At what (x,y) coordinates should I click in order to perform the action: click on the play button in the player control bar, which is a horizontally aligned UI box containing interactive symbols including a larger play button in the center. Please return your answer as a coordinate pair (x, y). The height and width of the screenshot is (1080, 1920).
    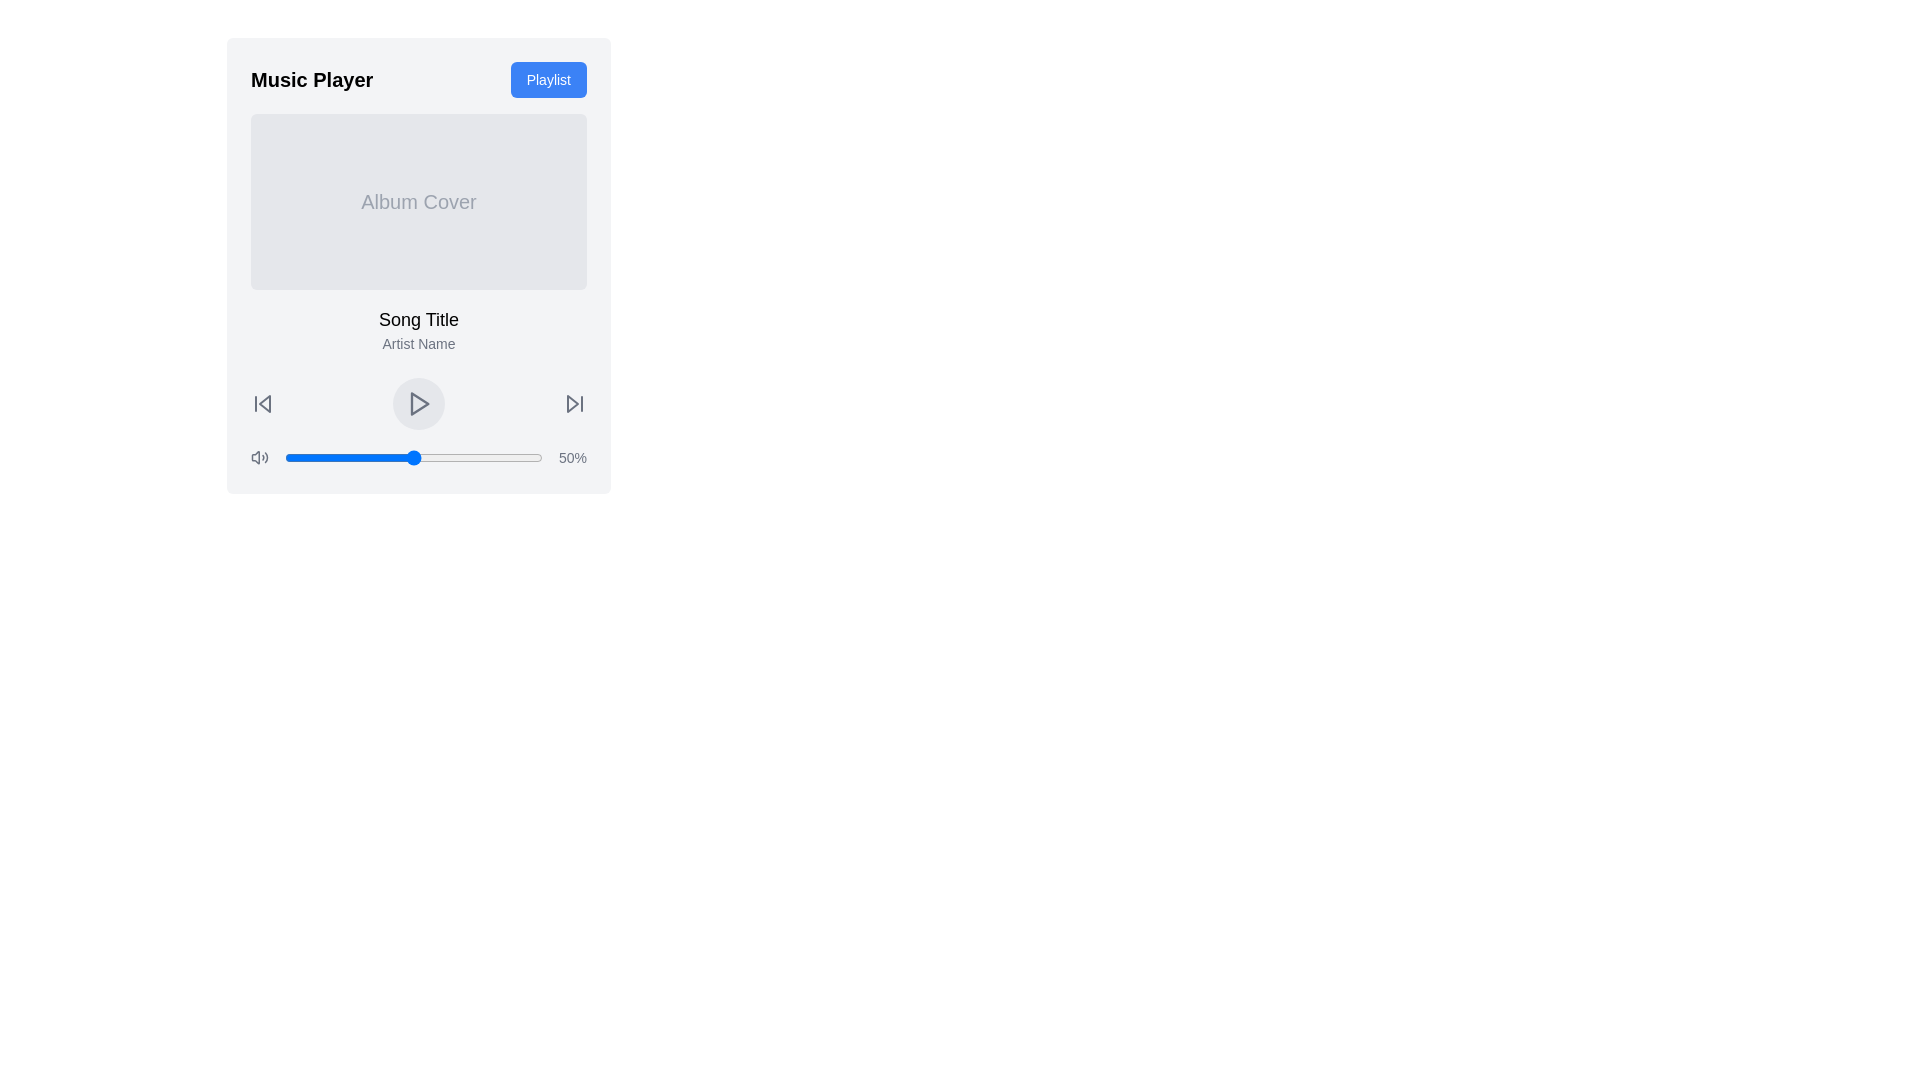
    Looking at the image, I should click on (417, 404).